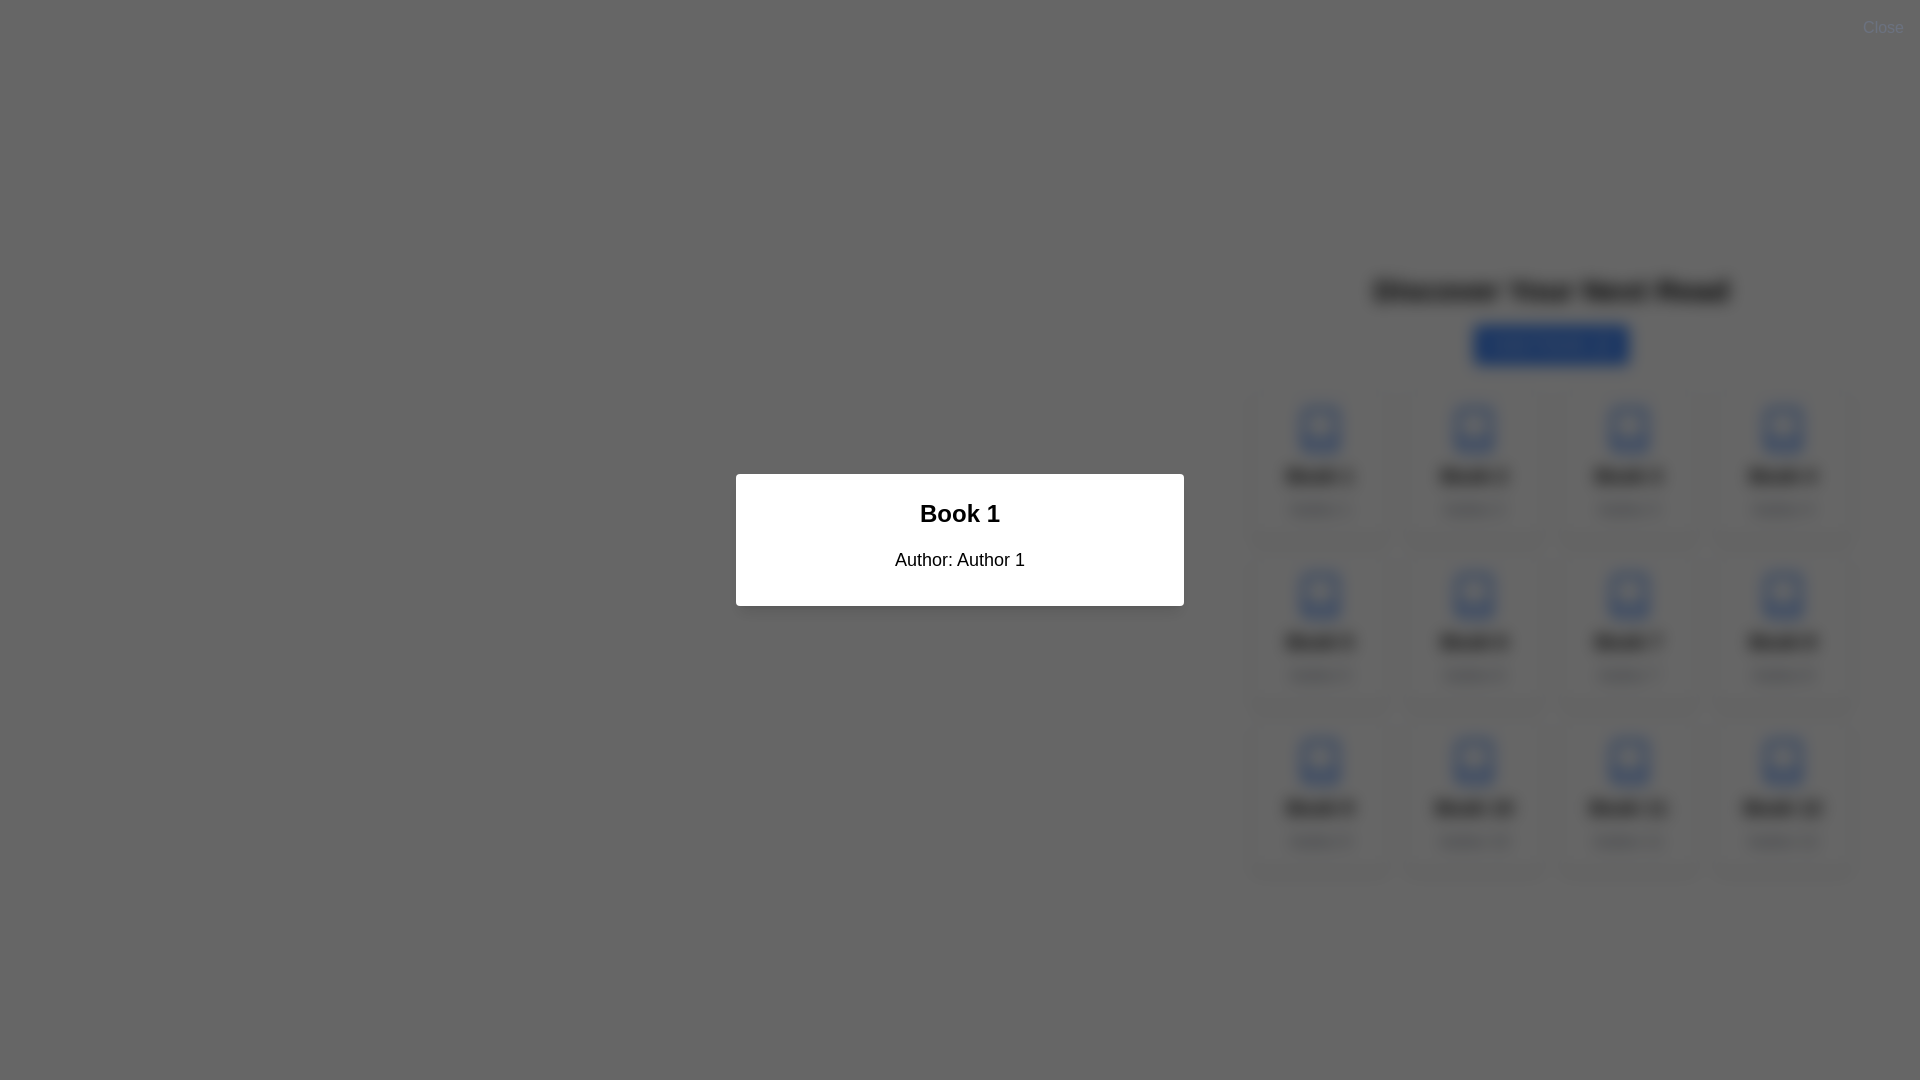 The width and height of the screenshot is (1920, 1080). What do you see at coordinates (960, 559) in the screenshot?
I see `the text label displaying 'Author: Author 1', which is located within a card-like component just below the title 'Book 1'` at bounding box center [960, 559].